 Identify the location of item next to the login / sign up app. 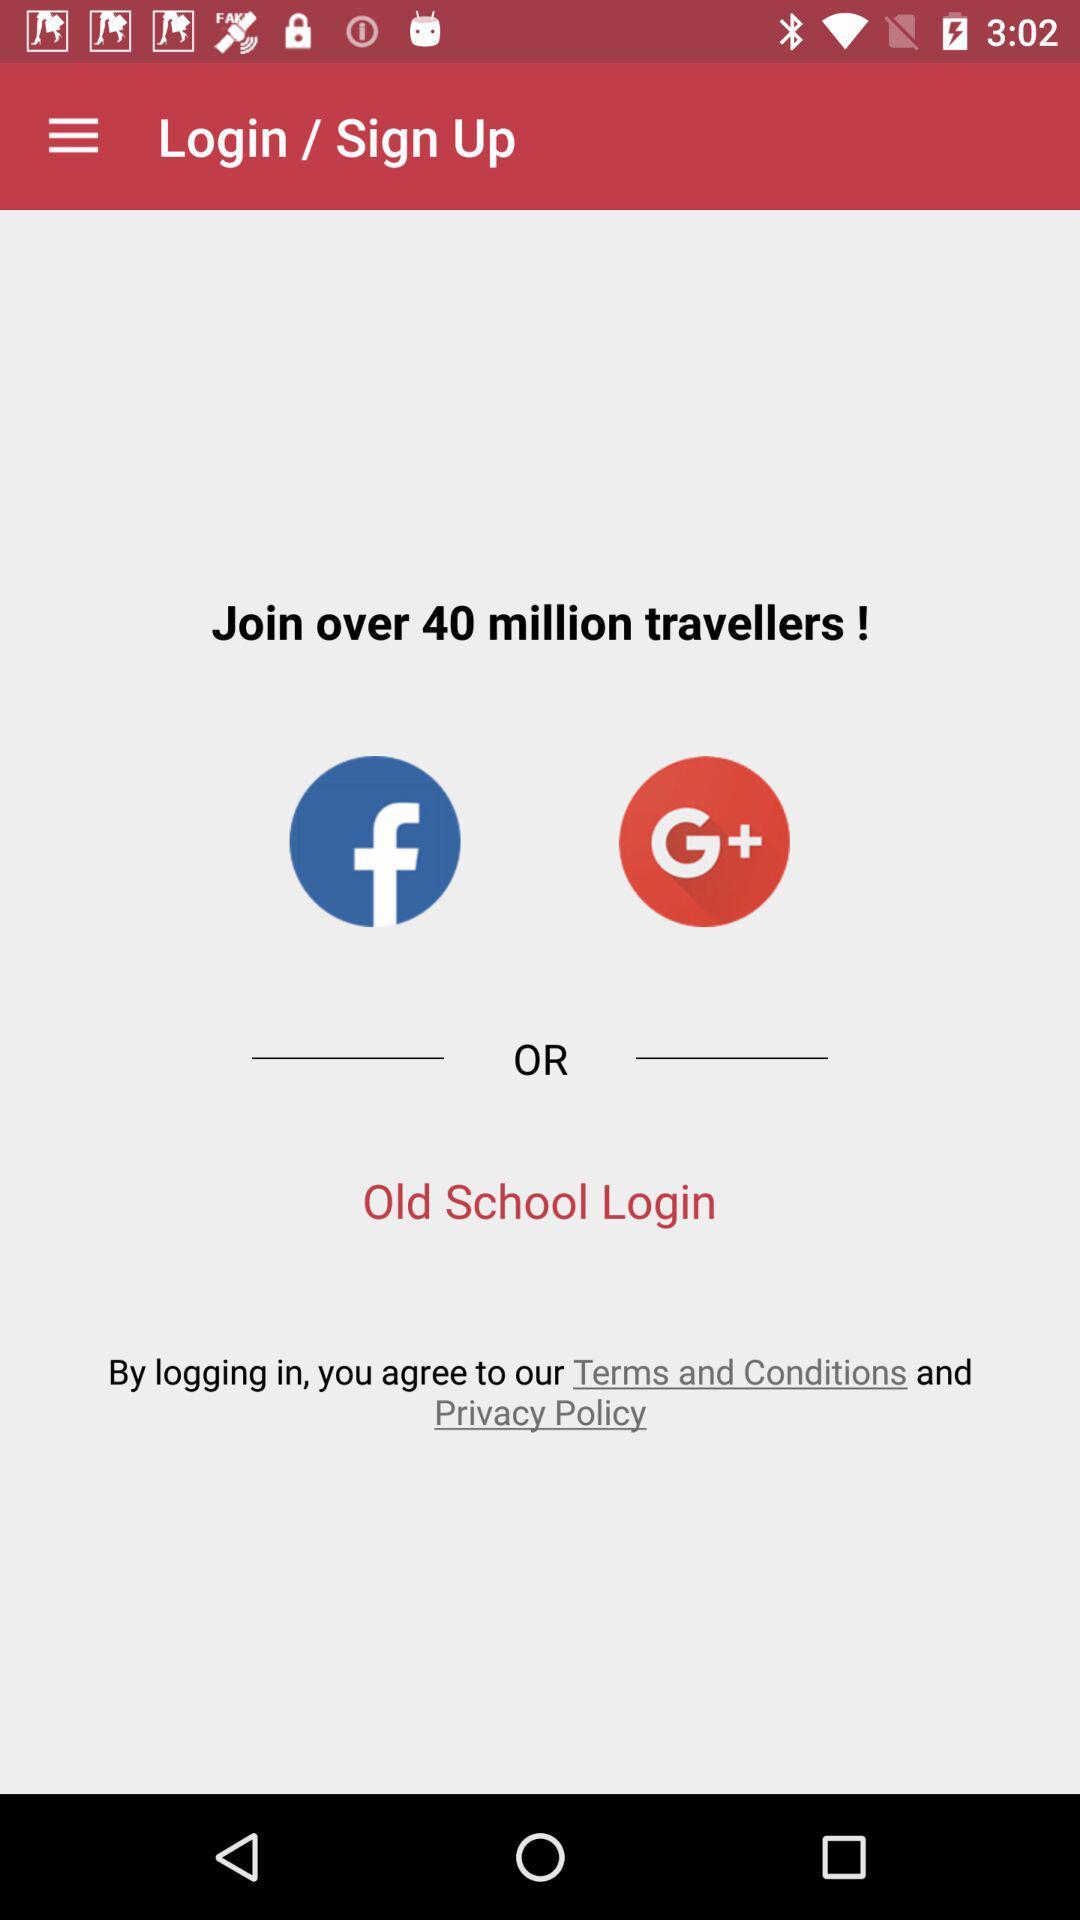
(72, 135).